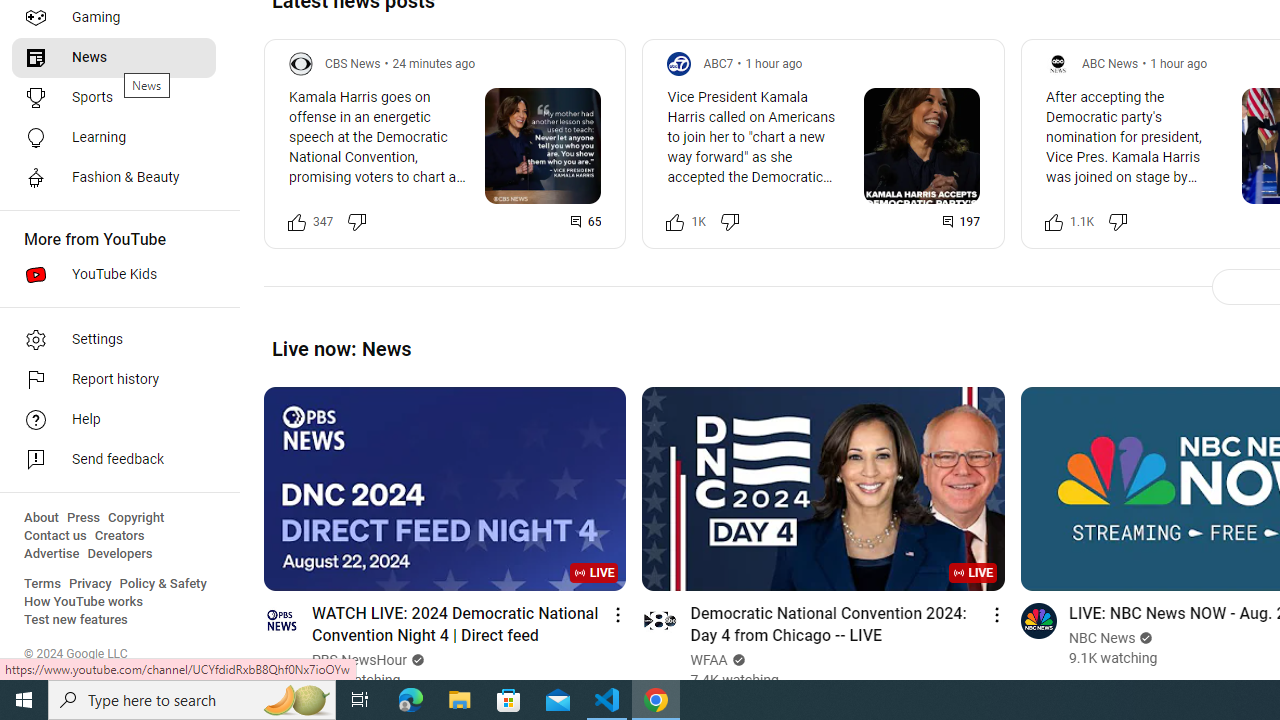  I want to click on 'NBC News', so click(1101, 638).